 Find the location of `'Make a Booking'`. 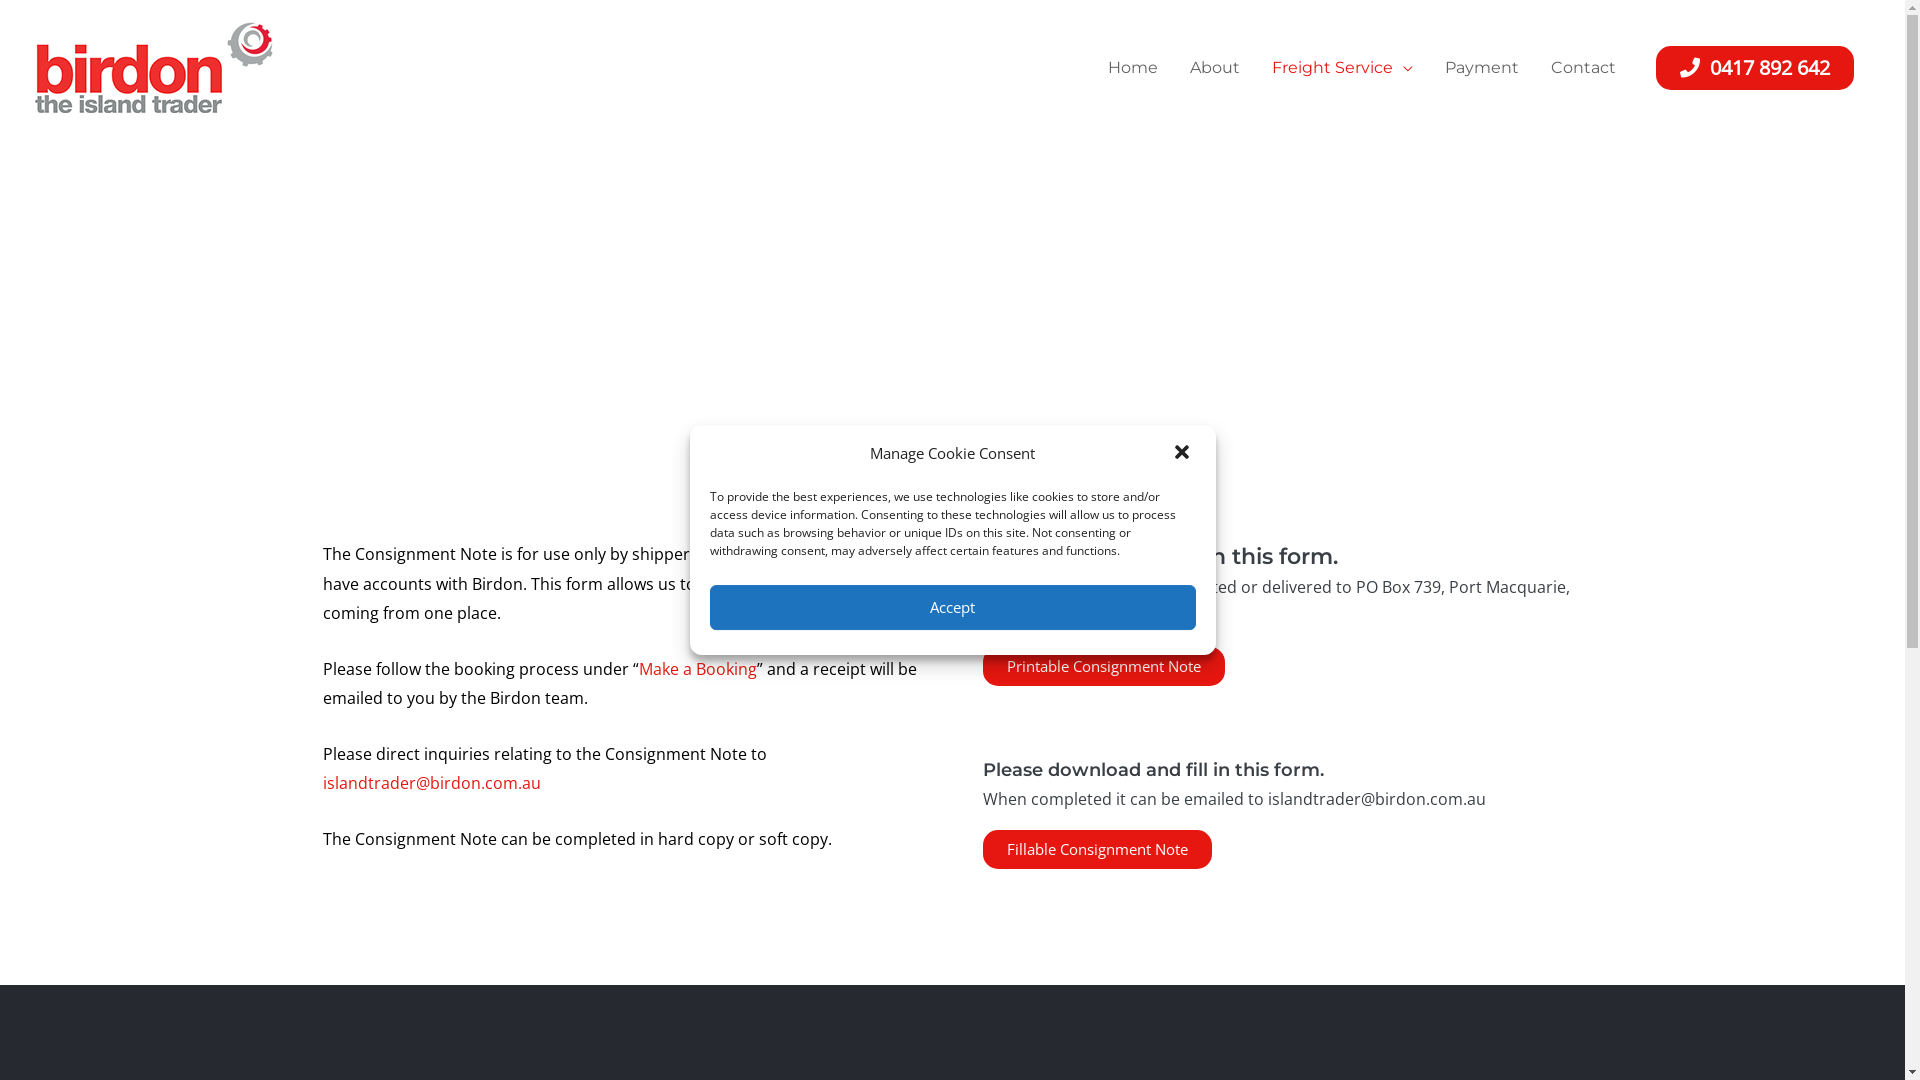

'Make a Booking' is located at coordinates (696, 668).